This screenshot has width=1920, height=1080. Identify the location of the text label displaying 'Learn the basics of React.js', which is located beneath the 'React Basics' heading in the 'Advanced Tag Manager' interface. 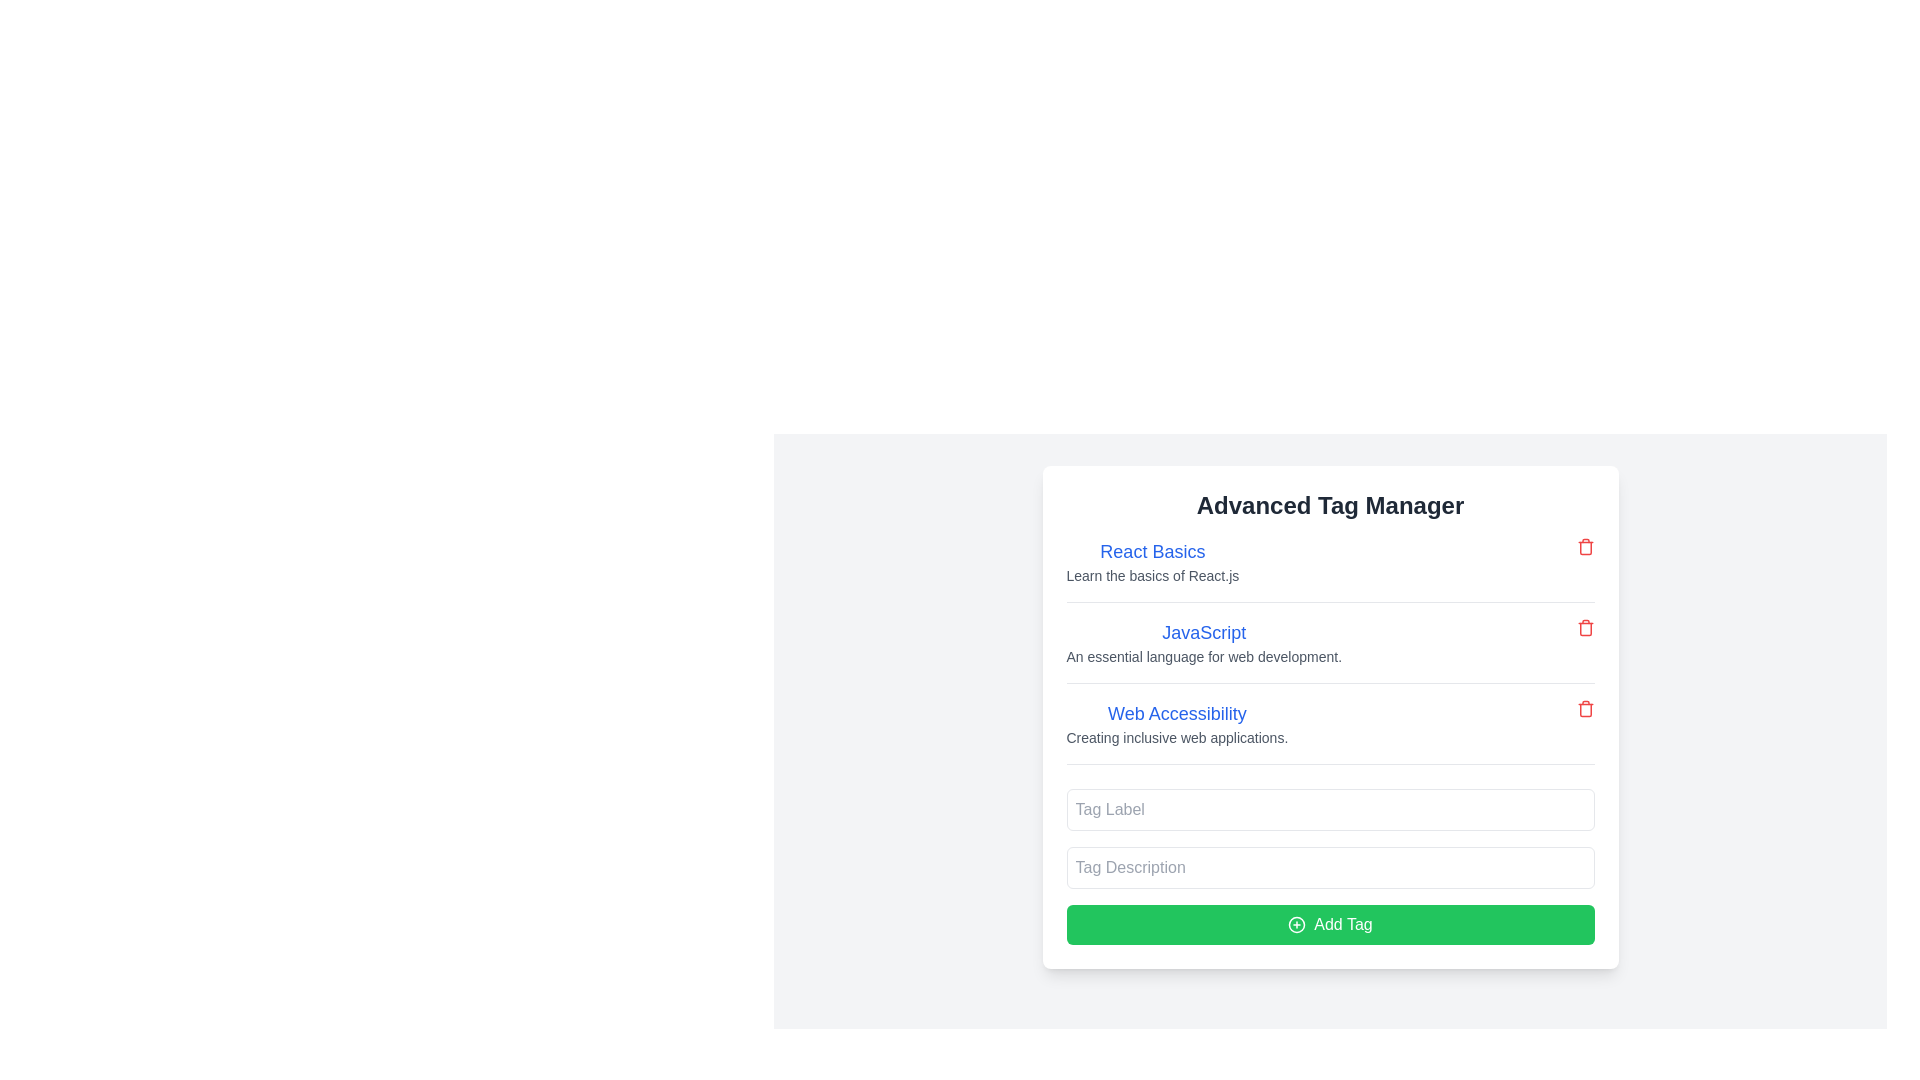
(1152, 575).